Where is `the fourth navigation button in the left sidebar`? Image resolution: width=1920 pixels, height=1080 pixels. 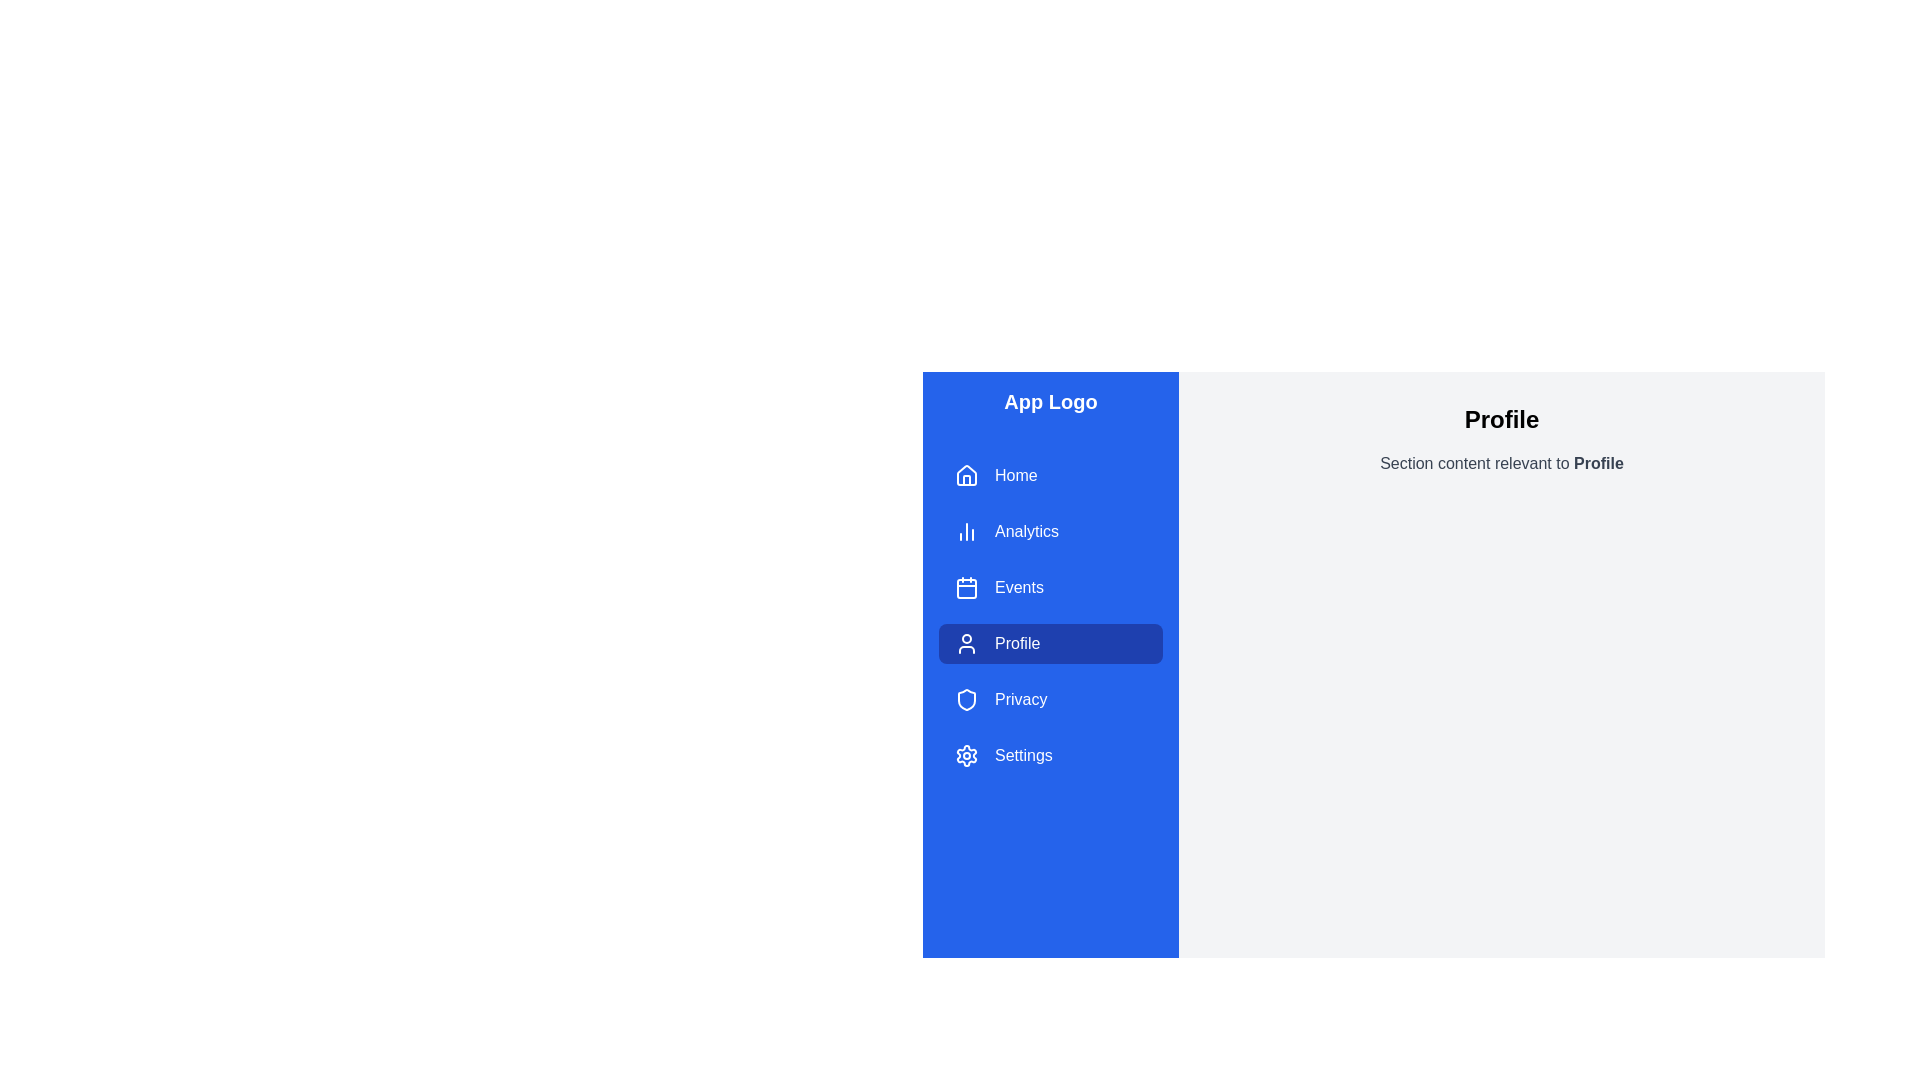 the fourth navigation button in the left sidebar is located at coordinates (1050, 644).